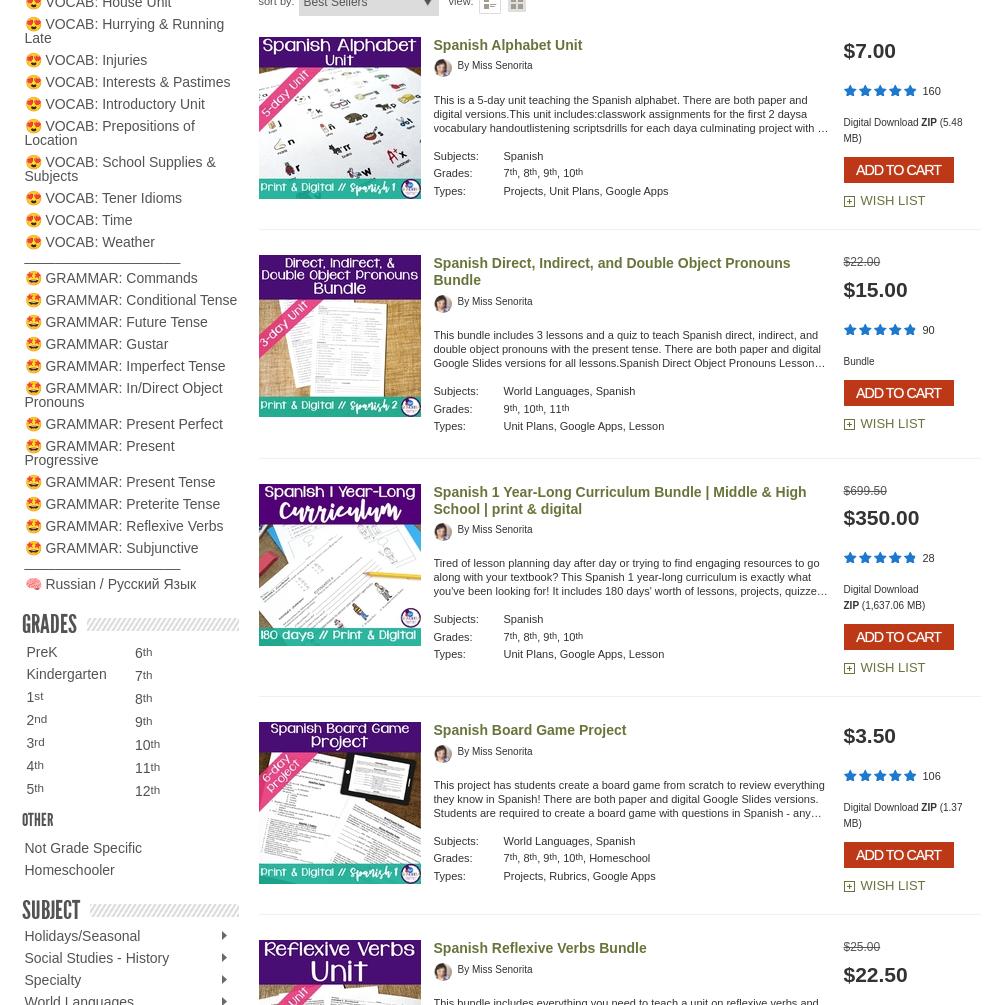 This screenshot has width=988, height=1005. Describe the element at coordinates (47, 623) in the screenshot. I see `'Grades'` at that location.